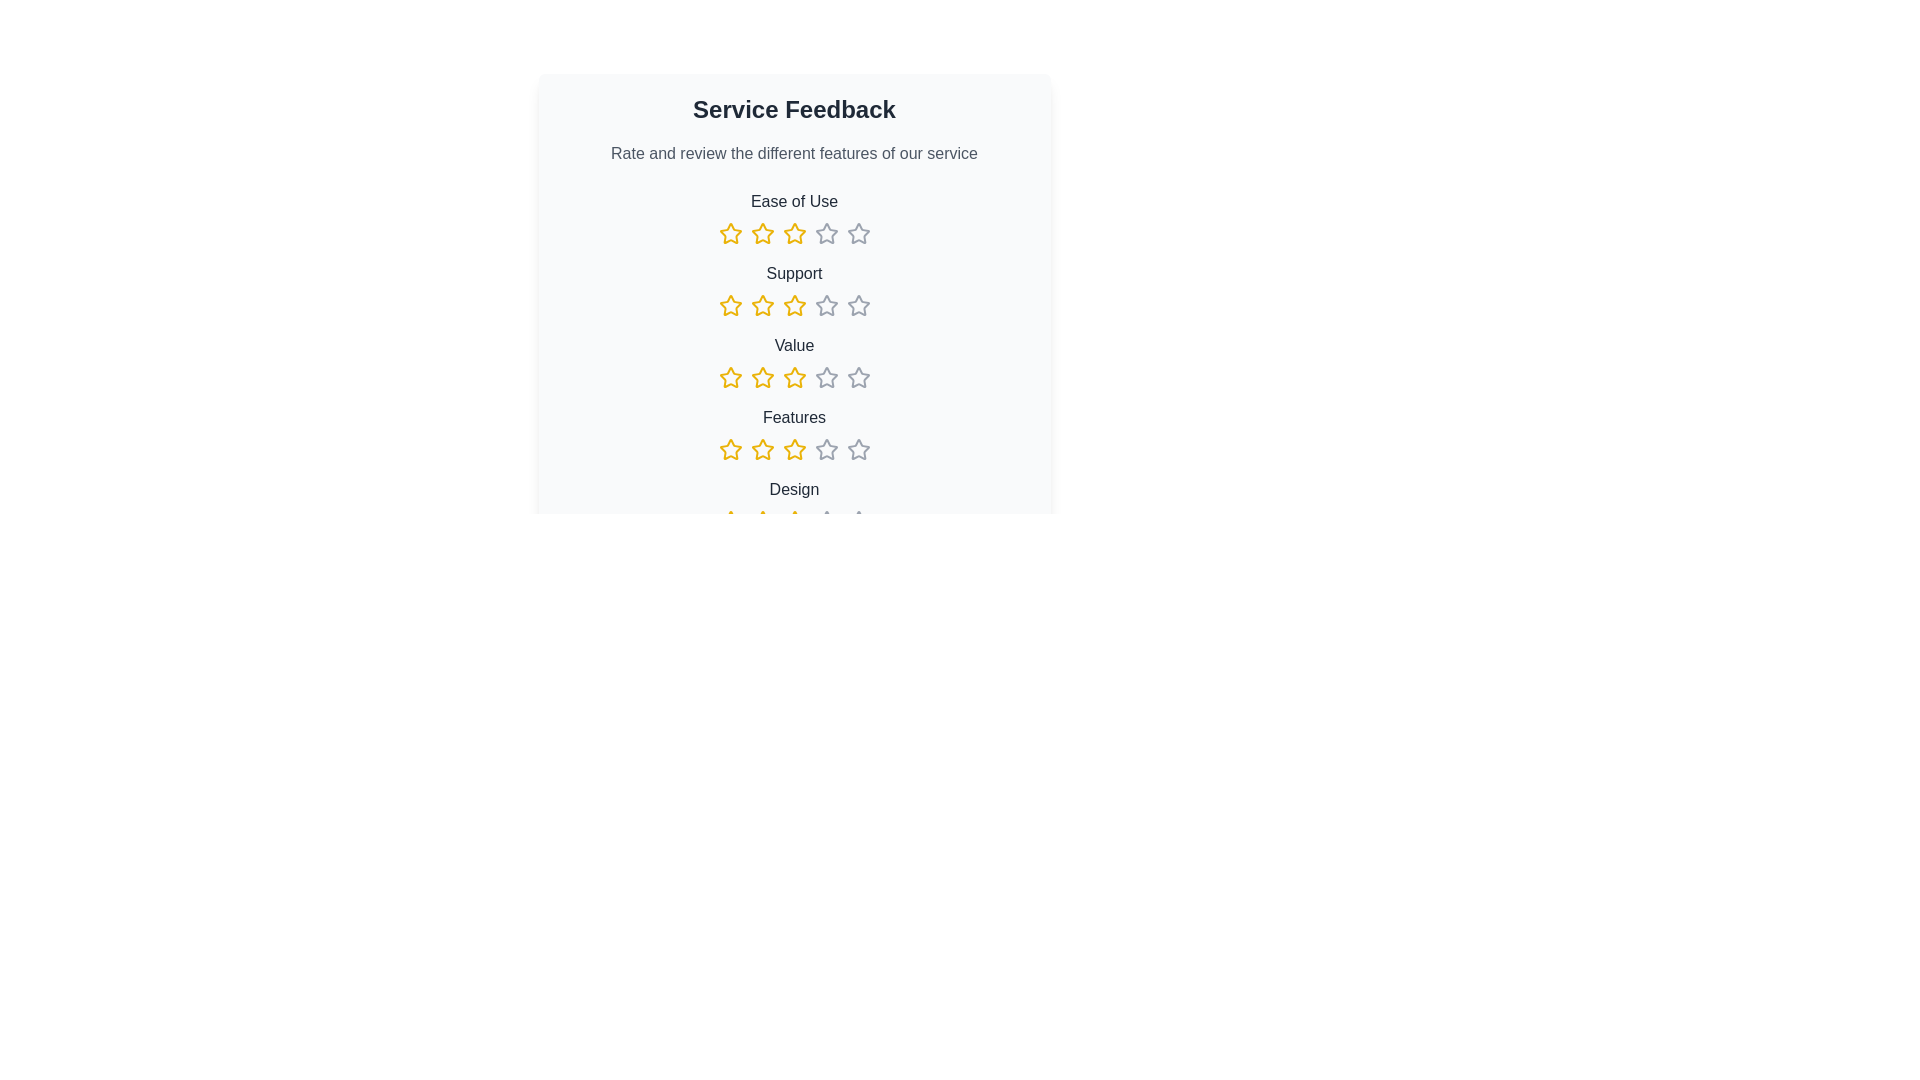  Describe the element at coordinates (793, 520) in the screenshot. I see `the fifth star icon in the 'Design' category of the 'Service Feedback' form` at that location.